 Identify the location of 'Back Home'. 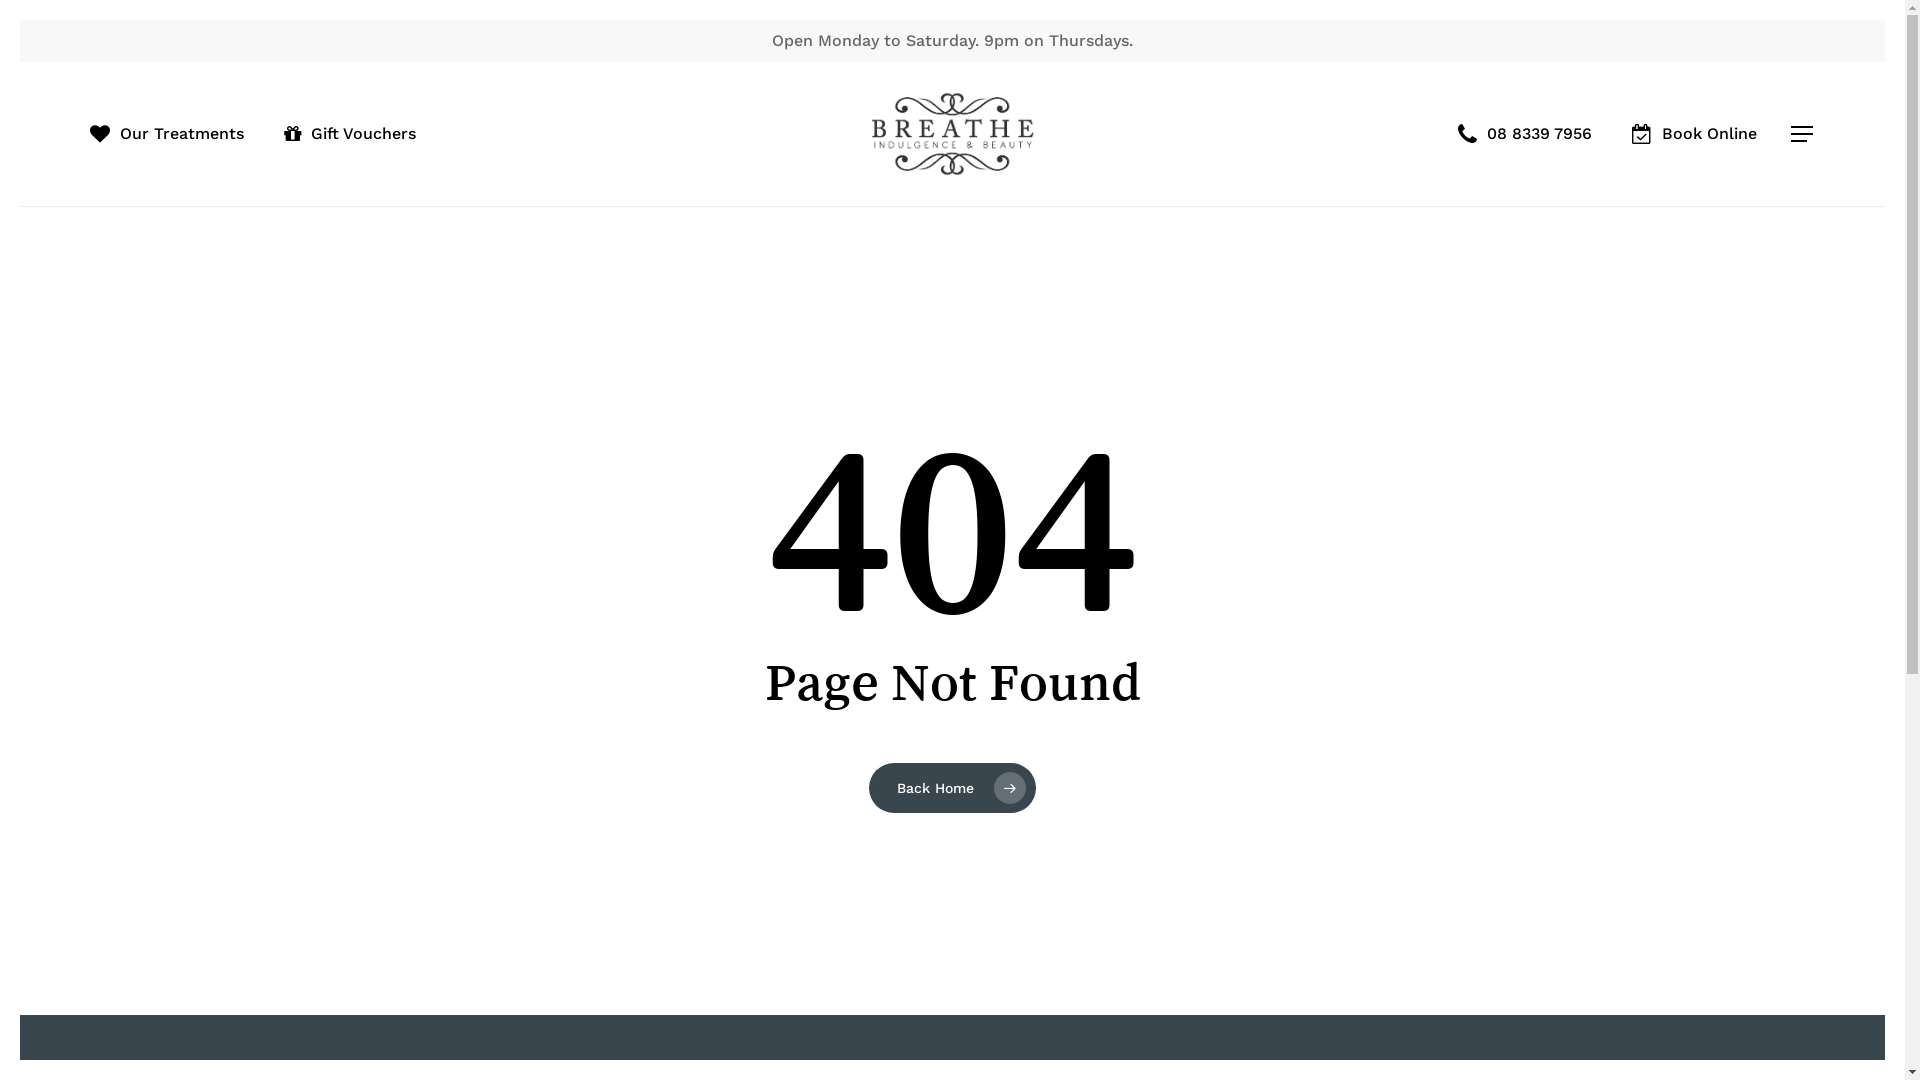
(951, 785).